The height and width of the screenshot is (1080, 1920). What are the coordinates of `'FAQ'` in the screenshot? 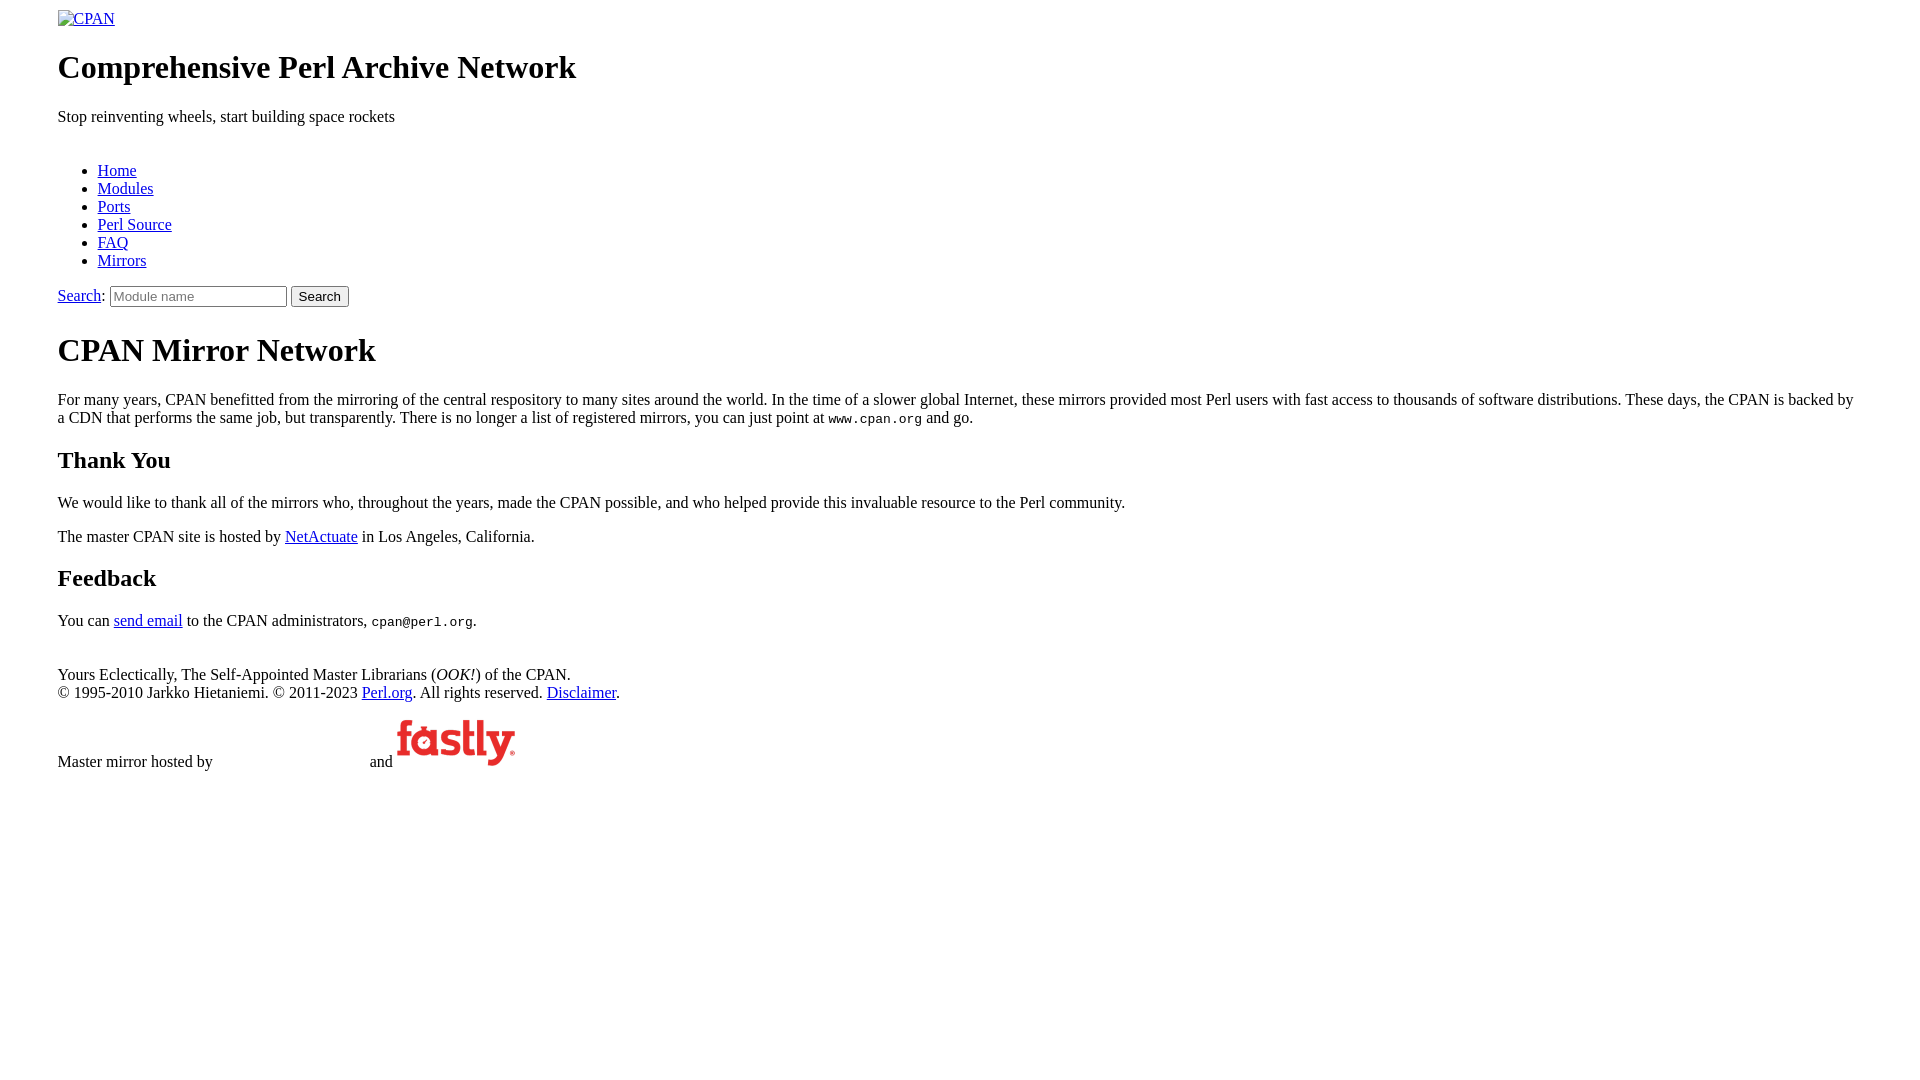 It's located at (112, 241).